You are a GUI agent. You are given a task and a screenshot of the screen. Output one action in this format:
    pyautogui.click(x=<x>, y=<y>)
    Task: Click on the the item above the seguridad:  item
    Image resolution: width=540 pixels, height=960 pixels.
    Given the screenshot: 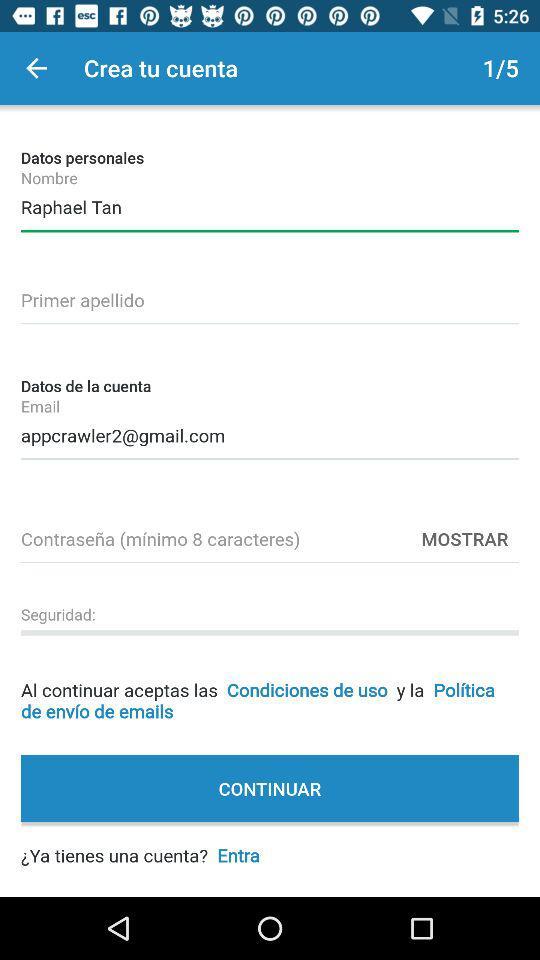 What is the action you would take?
    pyautogui.click(x=270, y=535)
    